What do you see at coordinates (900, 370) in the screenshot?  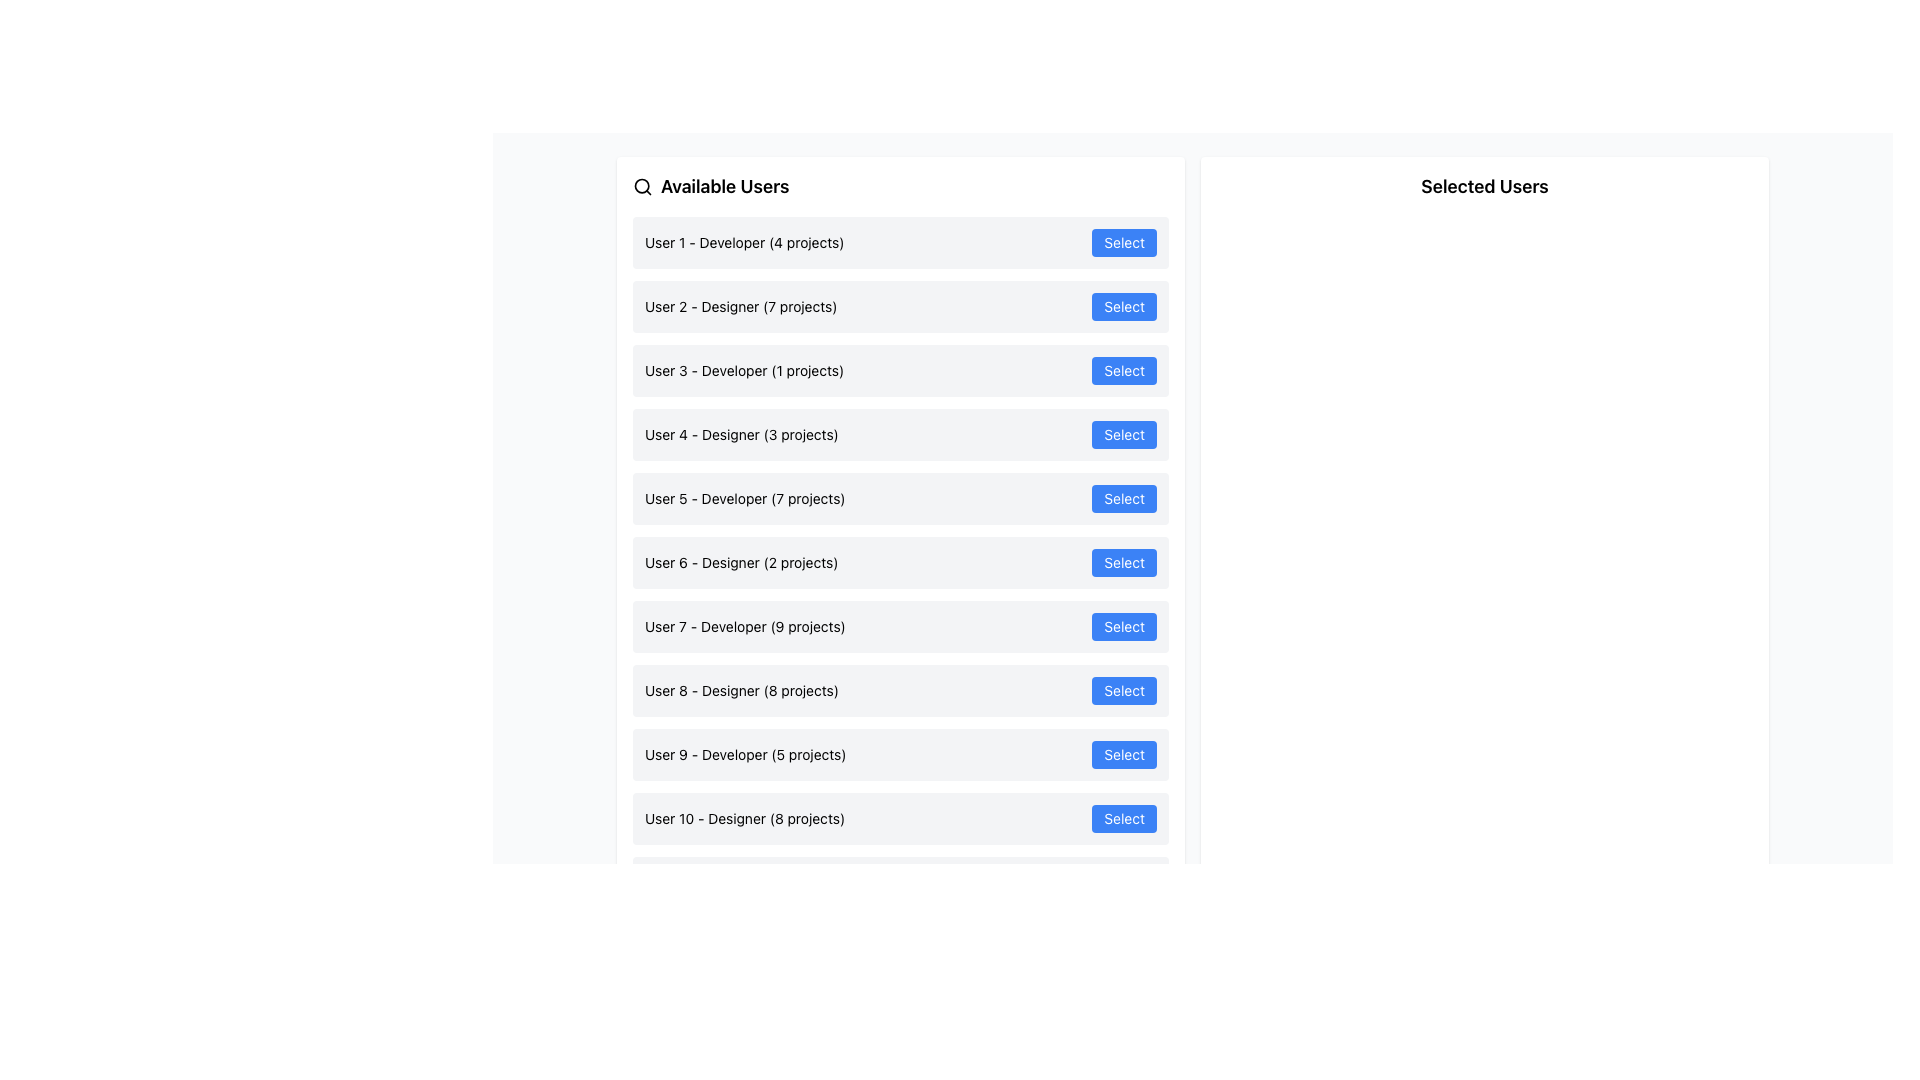 I see `the 'Select' button on the third list entry for 'User 3 - Developer (1 projects)' to choose the user` at bounding box center [900, 370].